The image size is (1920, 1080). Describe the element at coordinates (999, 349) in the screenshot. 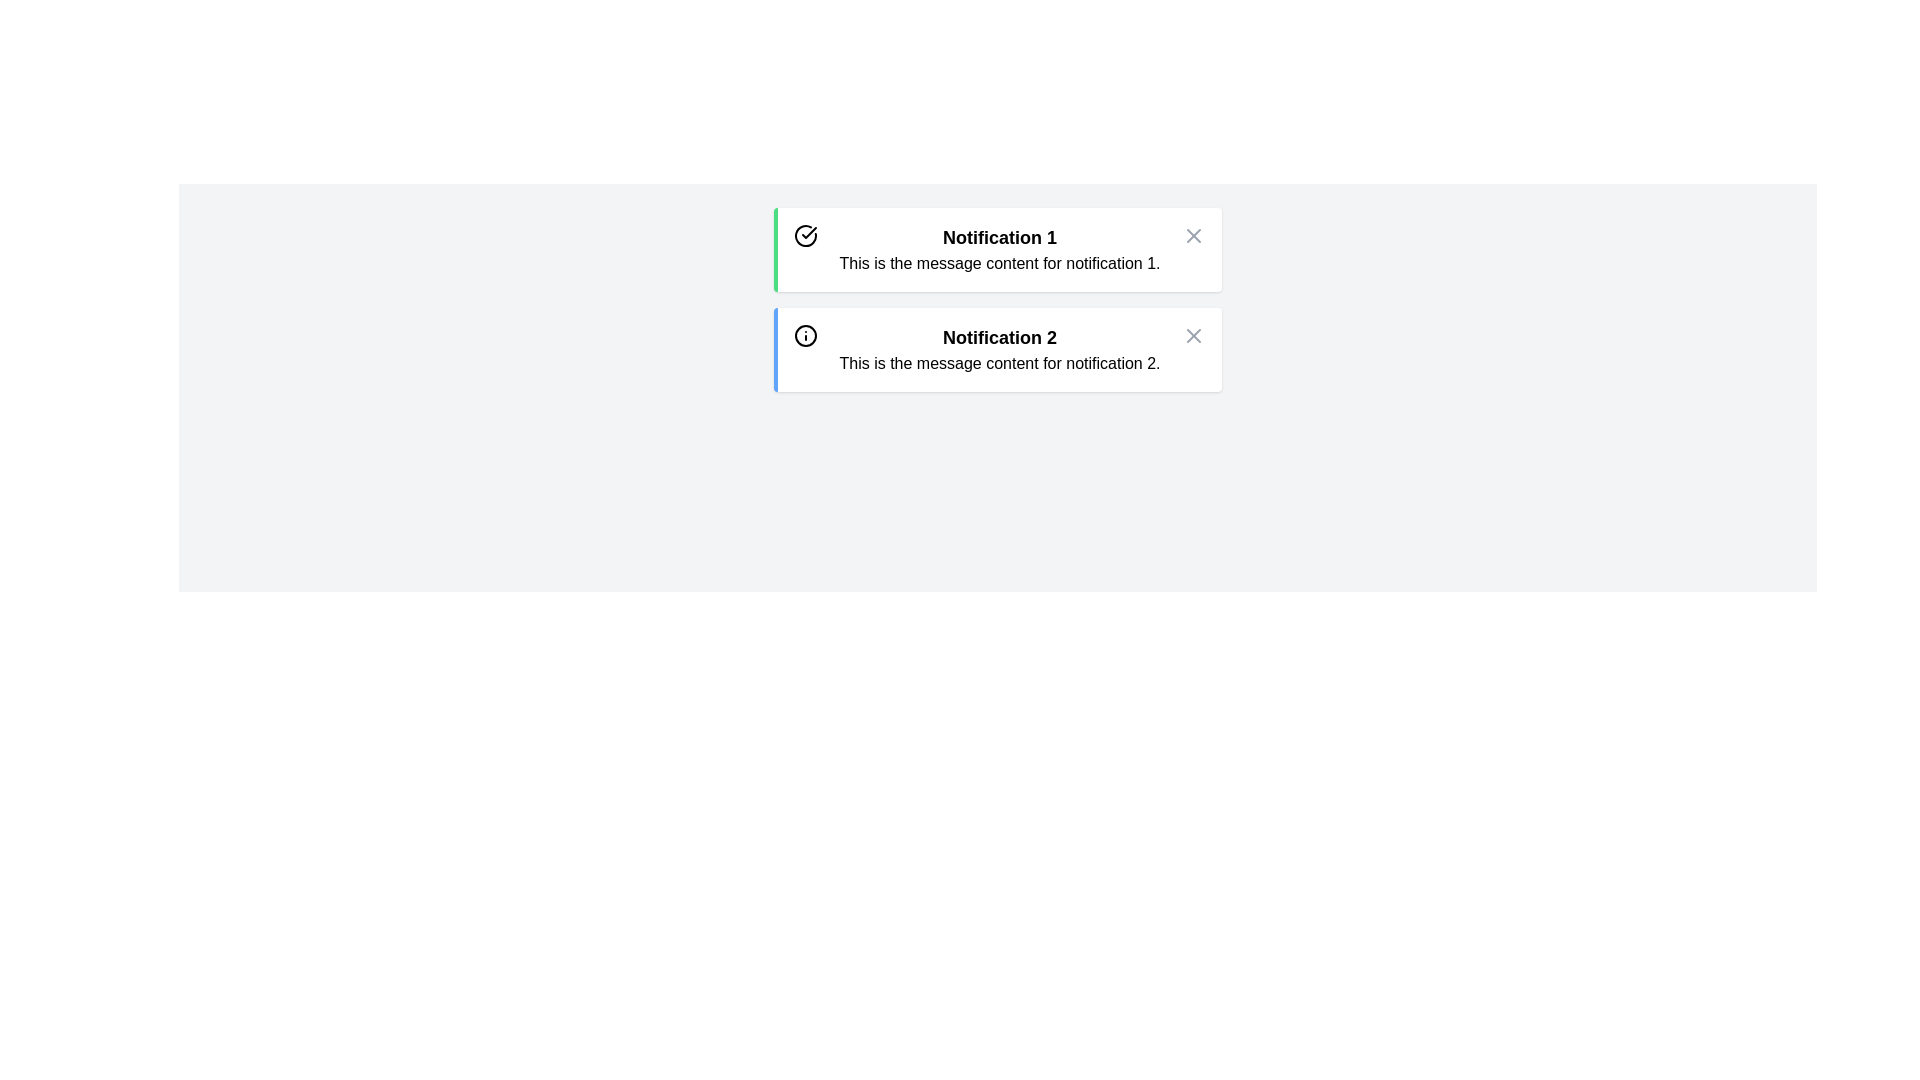

I see `the text block labeled 'Notification 2' that contains two lines of text, with the first line being bold and larger, and the second line being smaller` at that location.